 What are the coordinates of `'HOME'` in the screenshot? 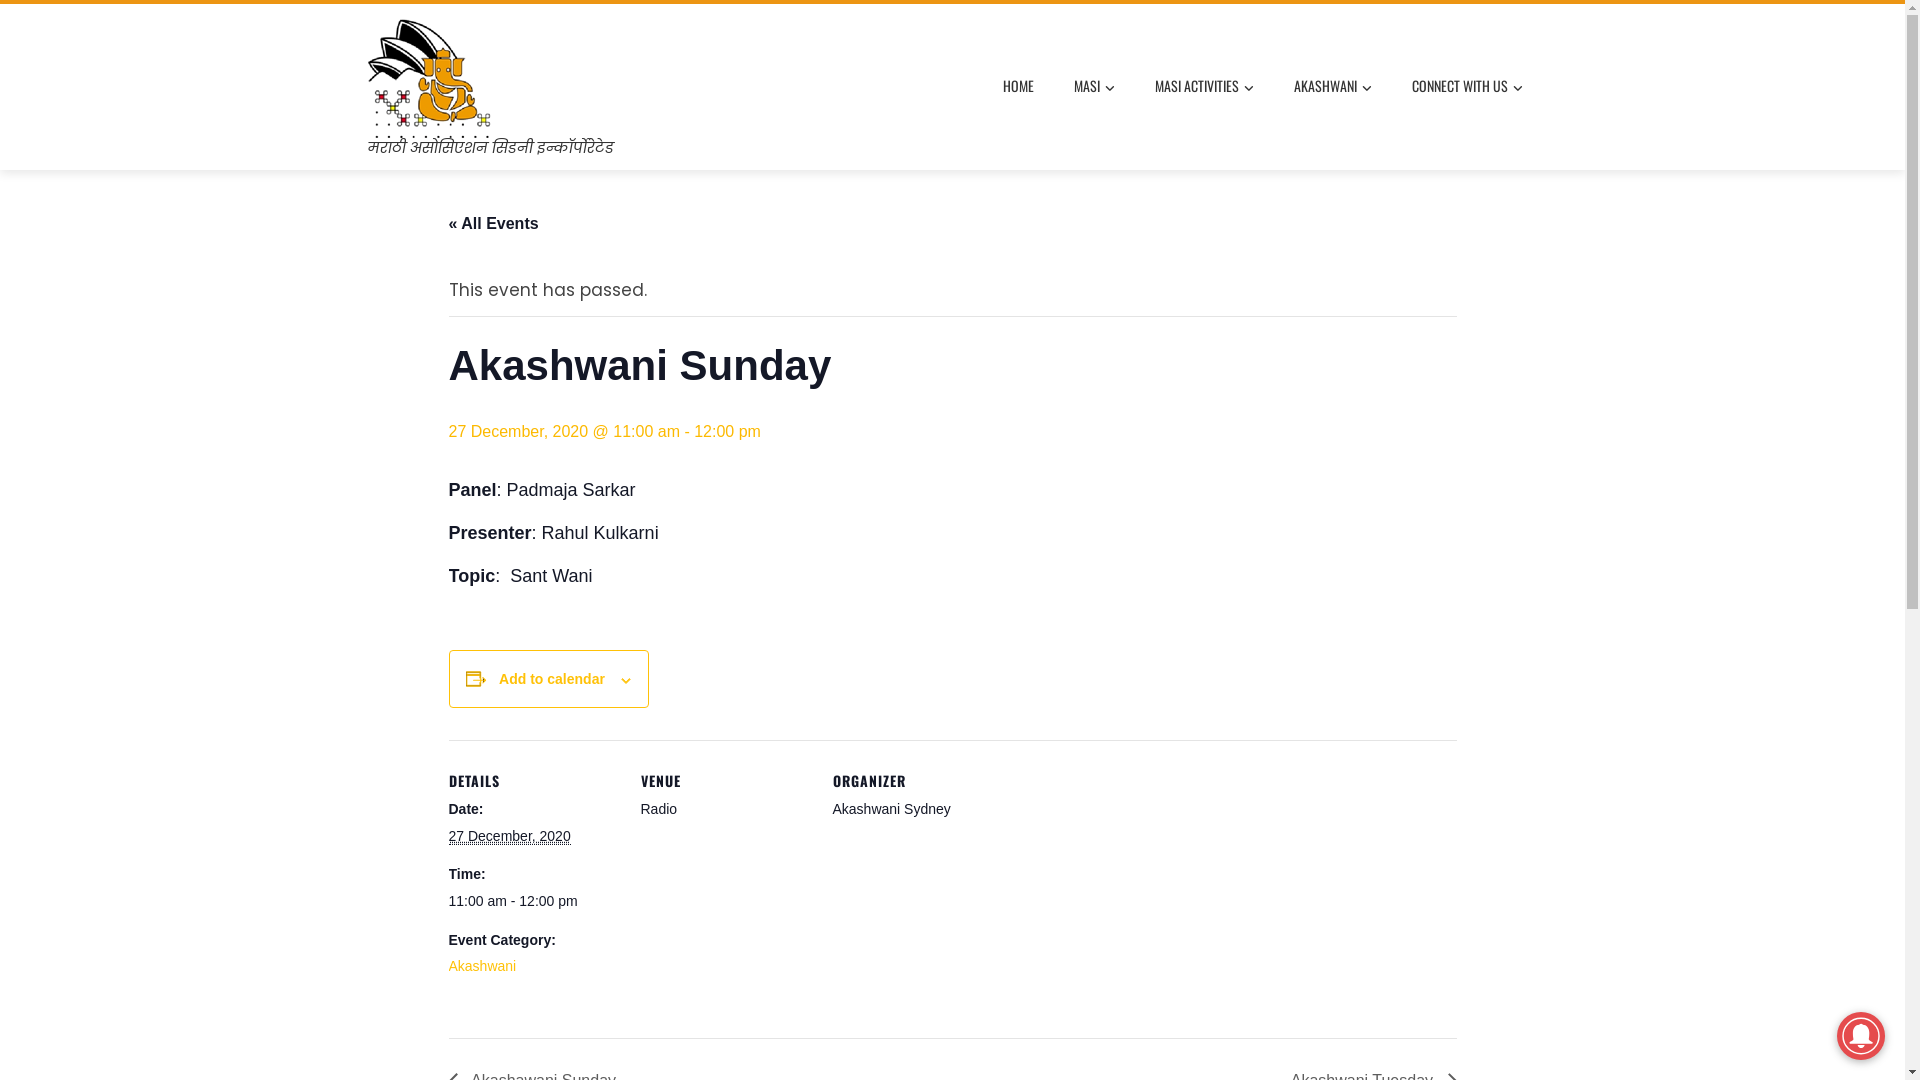 It's located at (1018, 84).